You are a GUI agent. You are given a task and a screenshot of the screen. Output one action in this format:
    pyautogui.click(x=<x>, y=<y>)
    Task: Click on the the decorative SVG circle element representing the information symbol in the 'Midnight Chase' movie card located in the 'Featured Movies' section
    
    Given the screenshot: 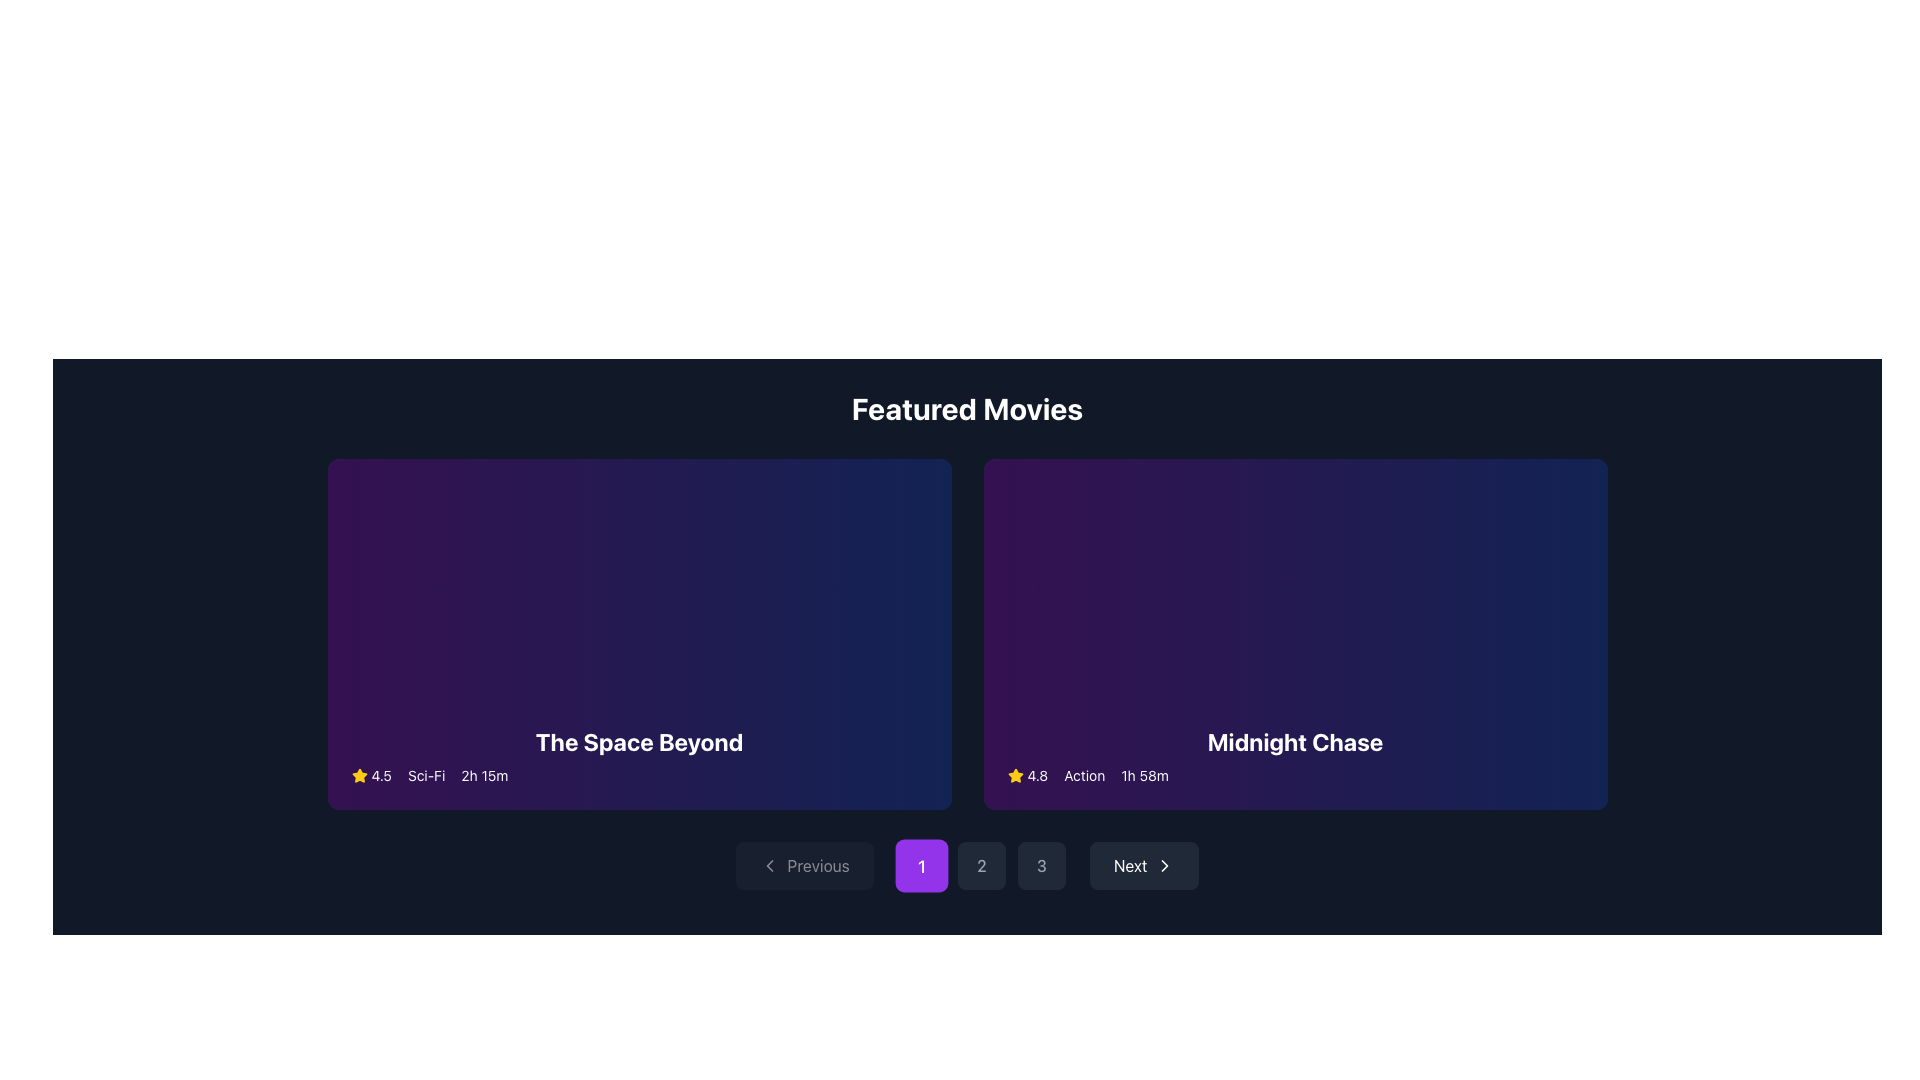 What is the action you would take?
    pyautogui.click(x=1295, y=634)
    